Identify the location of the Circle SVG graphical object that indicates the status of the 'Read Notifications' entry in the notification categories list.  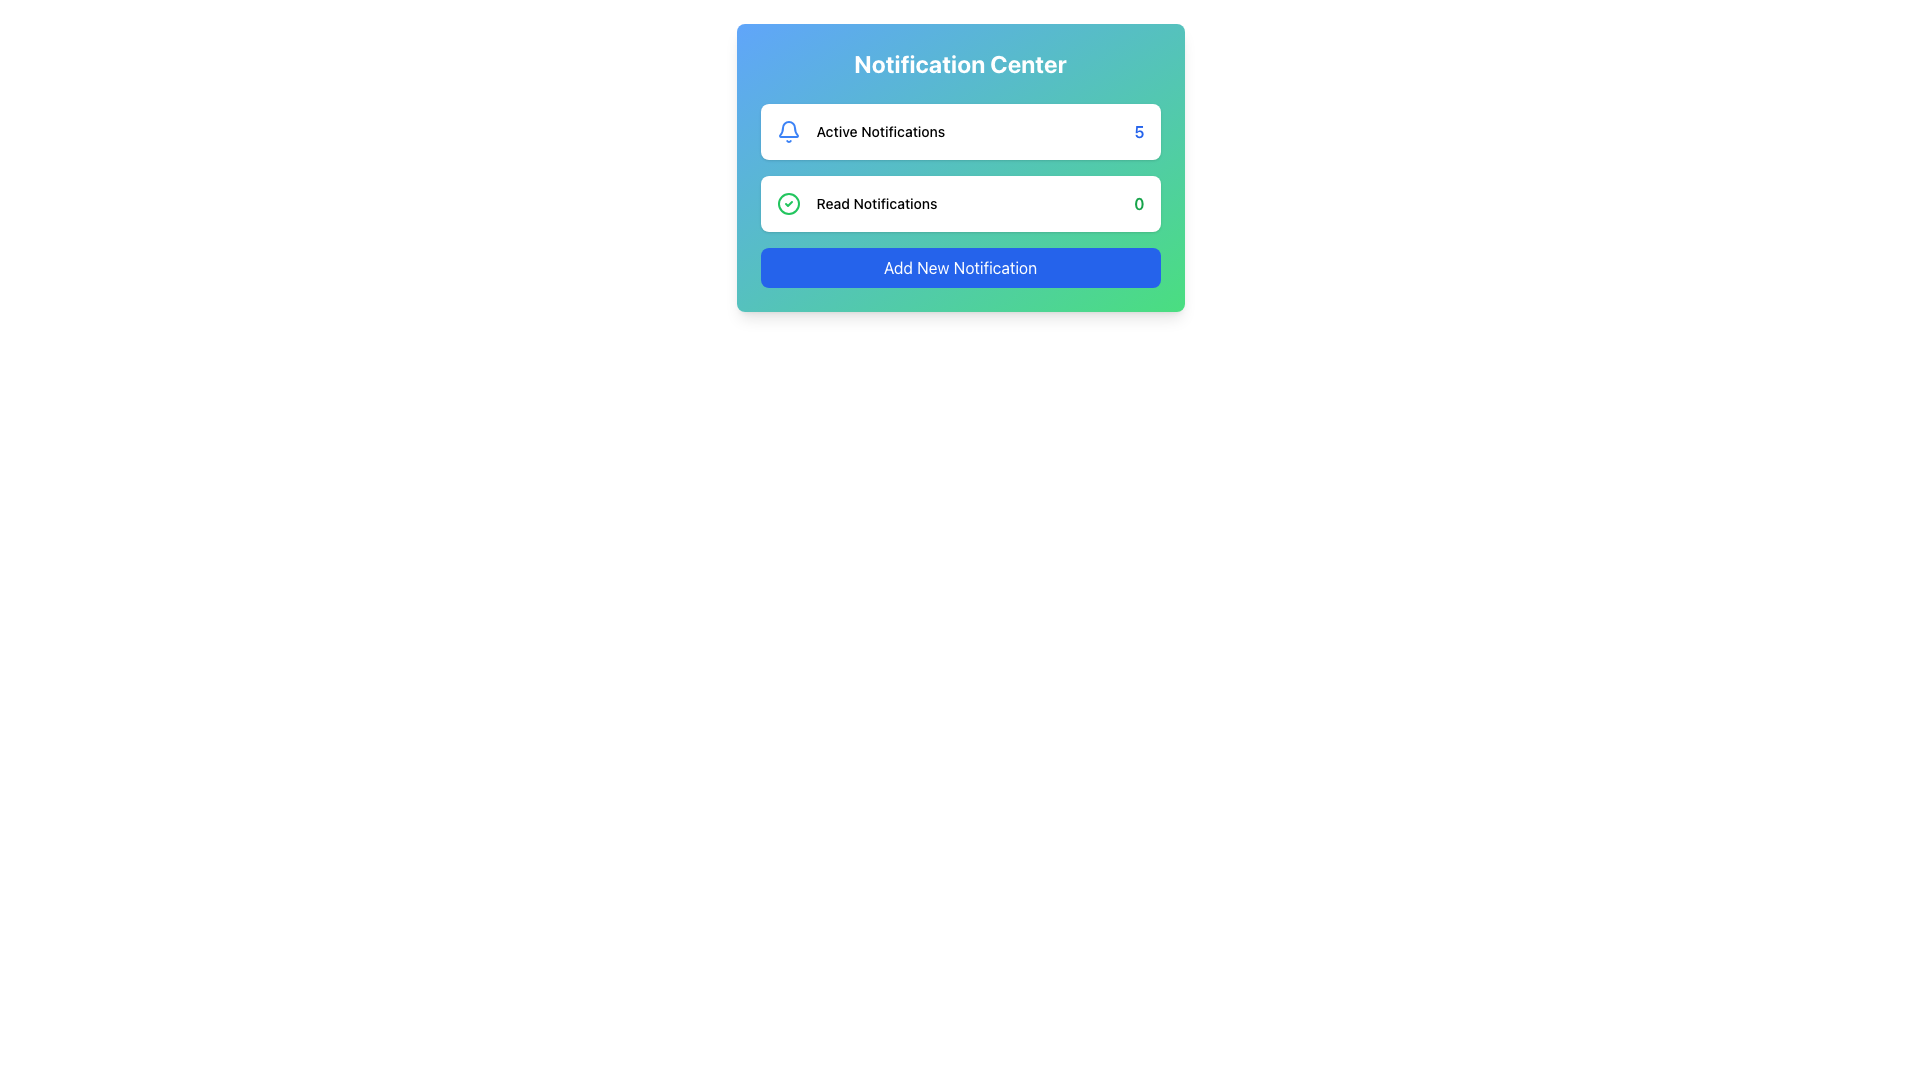
(787, 204).